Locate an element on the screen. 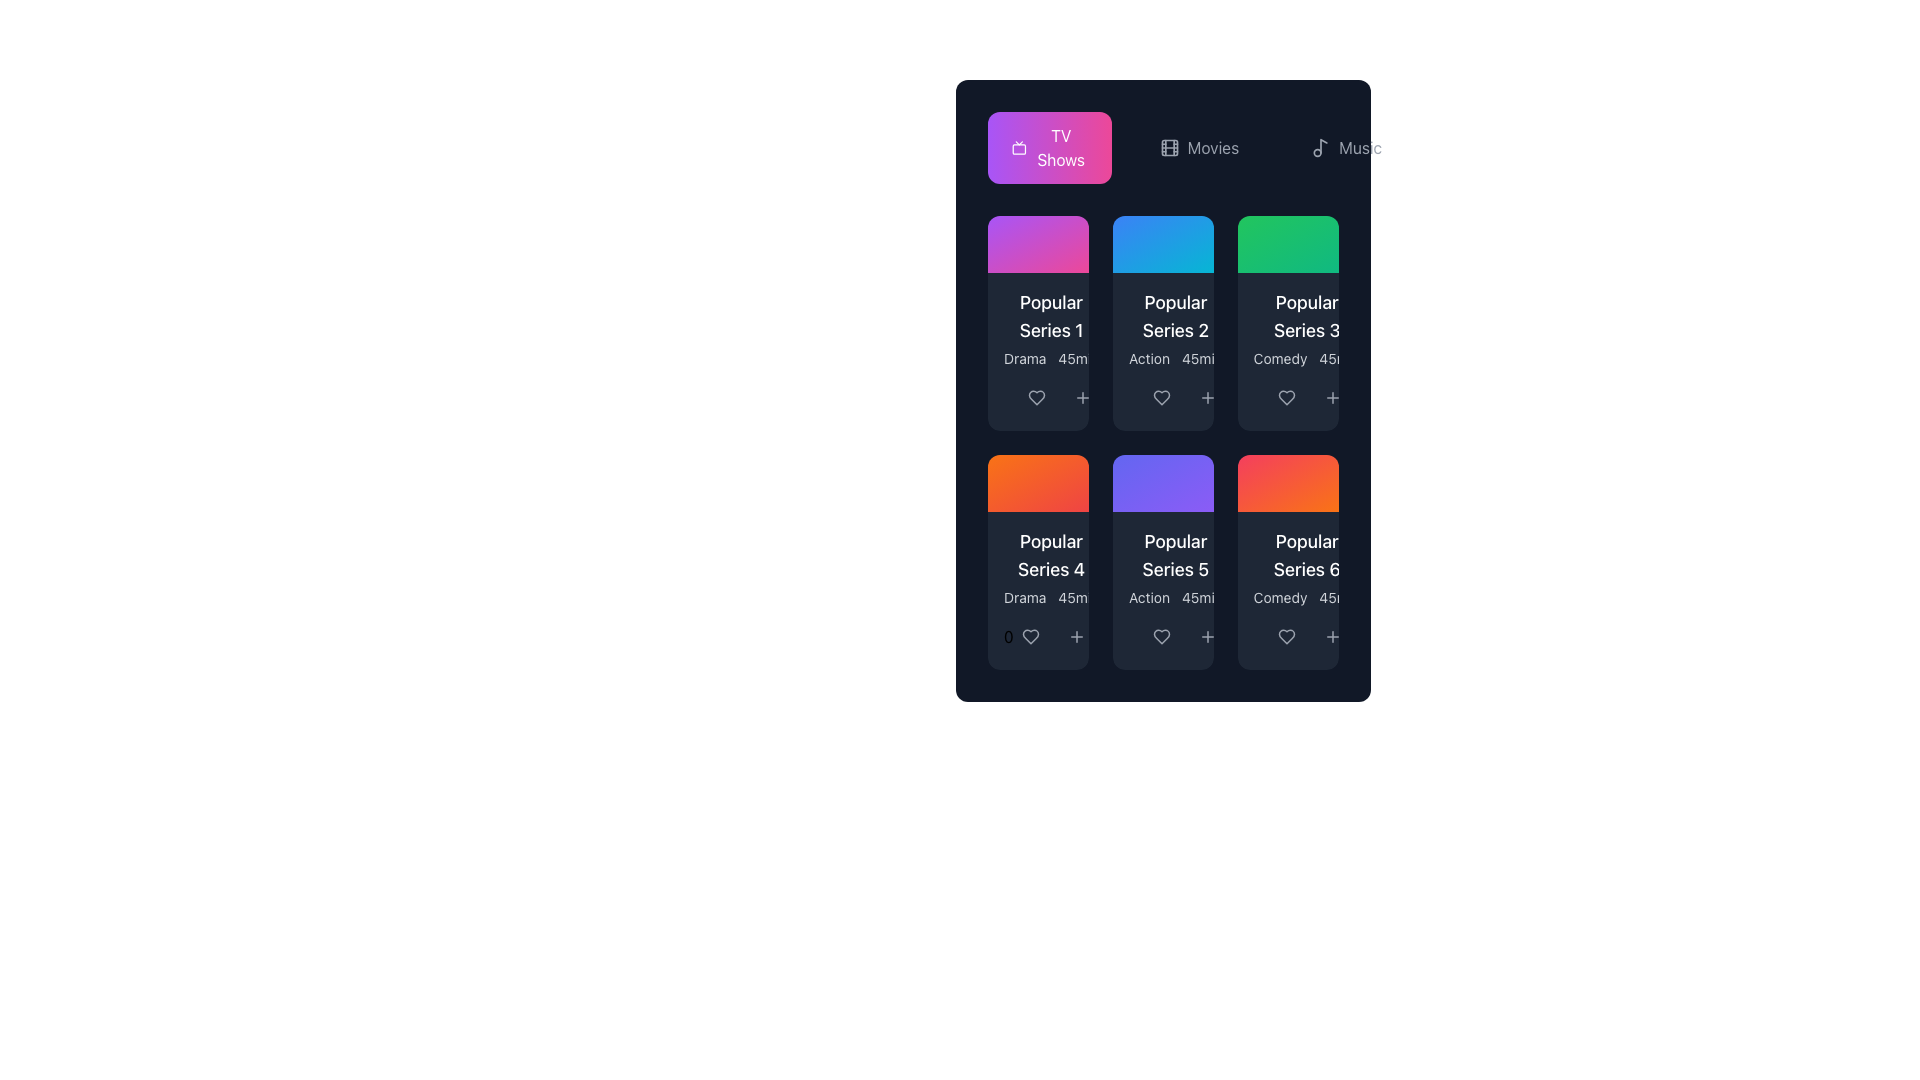 The width and height of the screenshot is (1920, 1080). the heart-shaped icon in the 'Popular Series 5' section is located at coordinates (1161, 636).